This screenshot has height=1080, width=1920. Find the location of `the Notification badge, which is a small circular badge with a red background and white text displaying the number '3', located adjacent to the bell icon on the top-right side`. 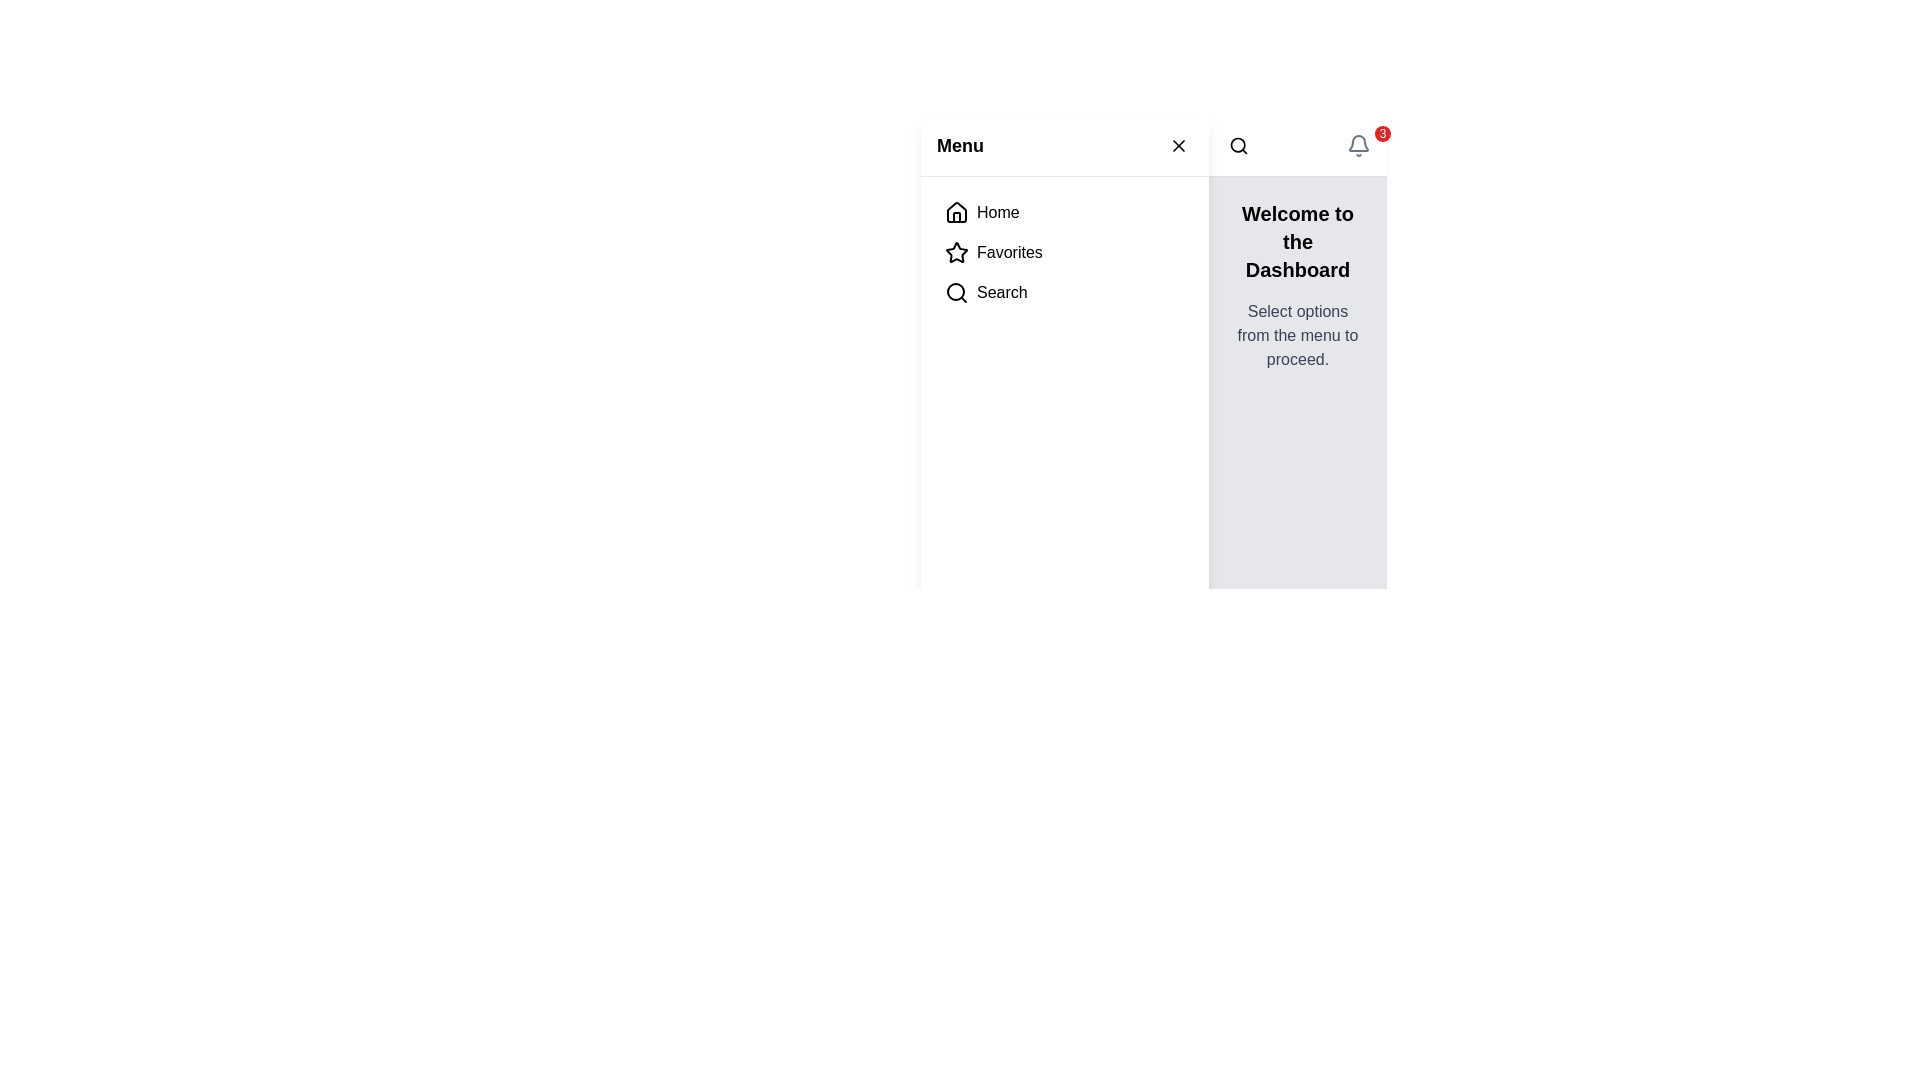

the Notification badge, which is a small circular badge with a red background and white text displaying the number '3', located adjacent to the bell icon on the top-right side is located at coordinates (1381, 134).